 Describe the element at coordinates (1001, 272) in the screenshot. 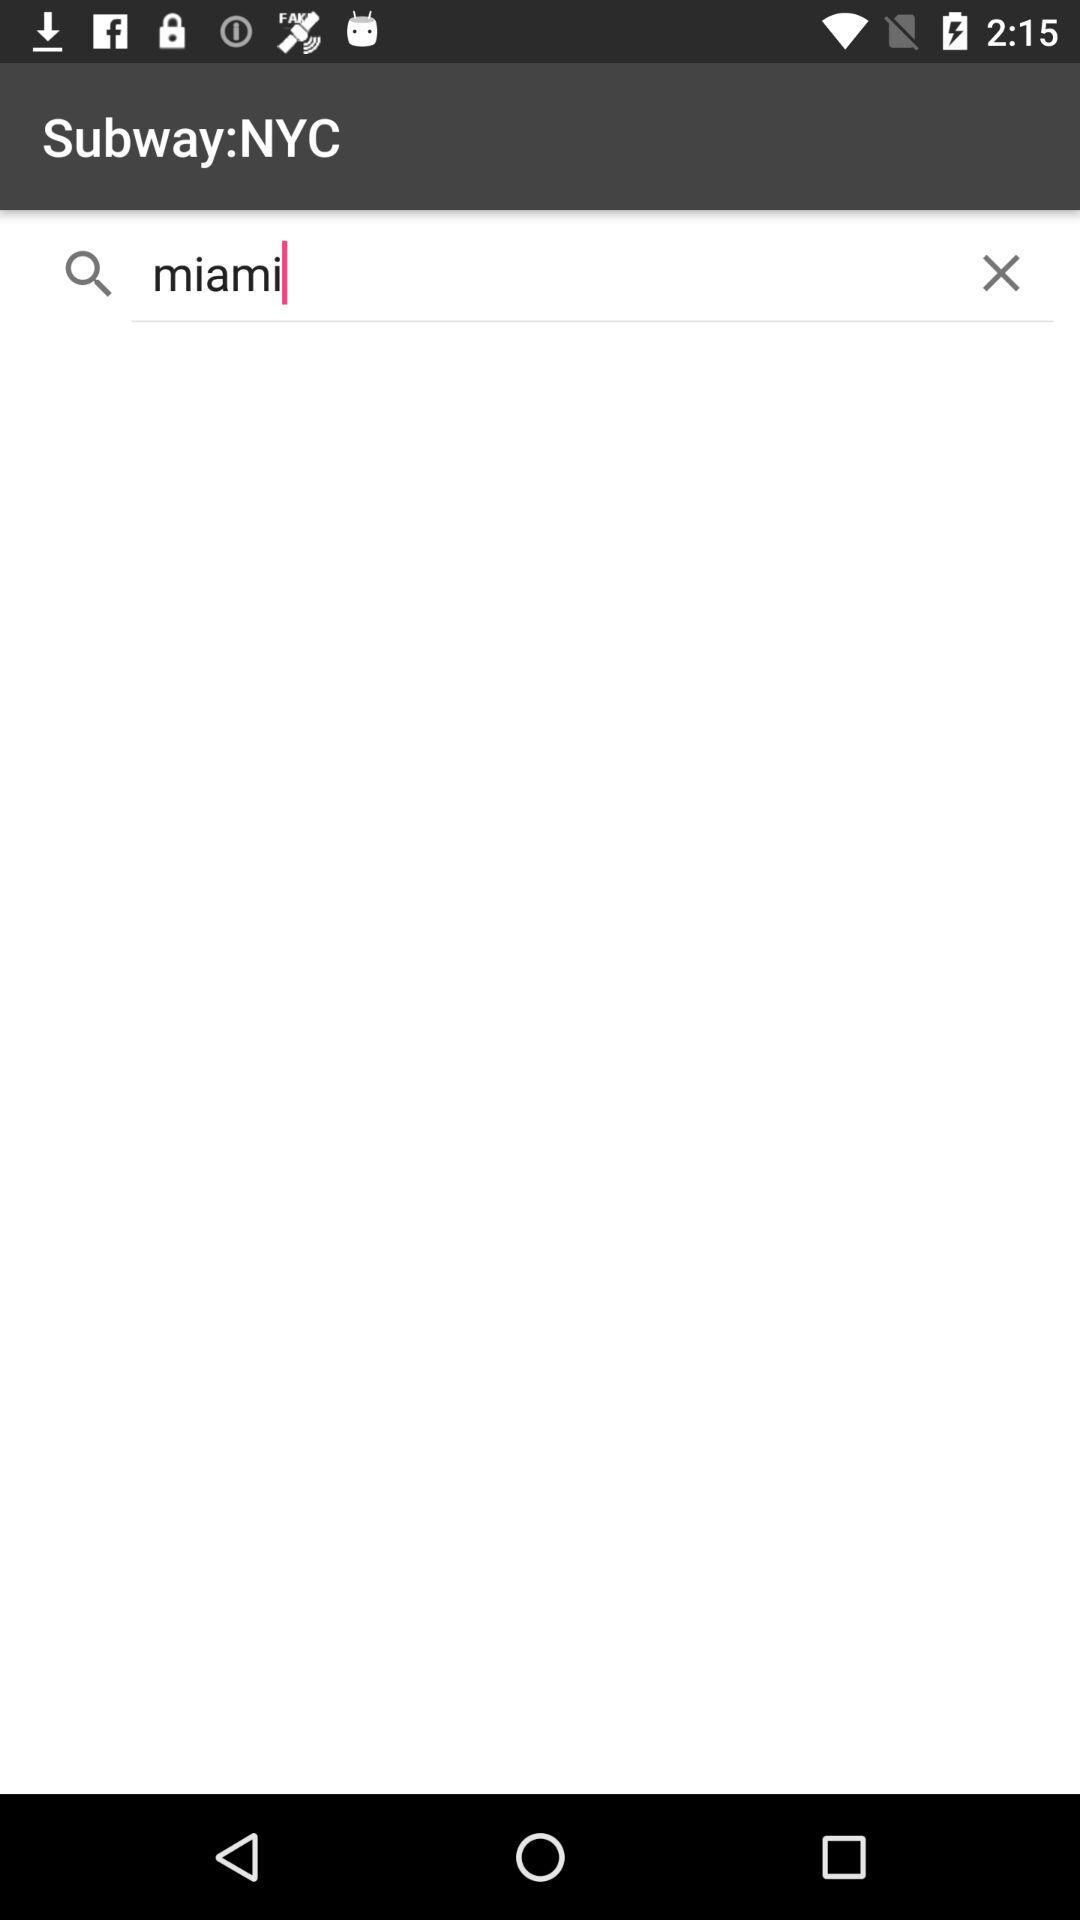

I see `the icon at the top right corner` at that location.